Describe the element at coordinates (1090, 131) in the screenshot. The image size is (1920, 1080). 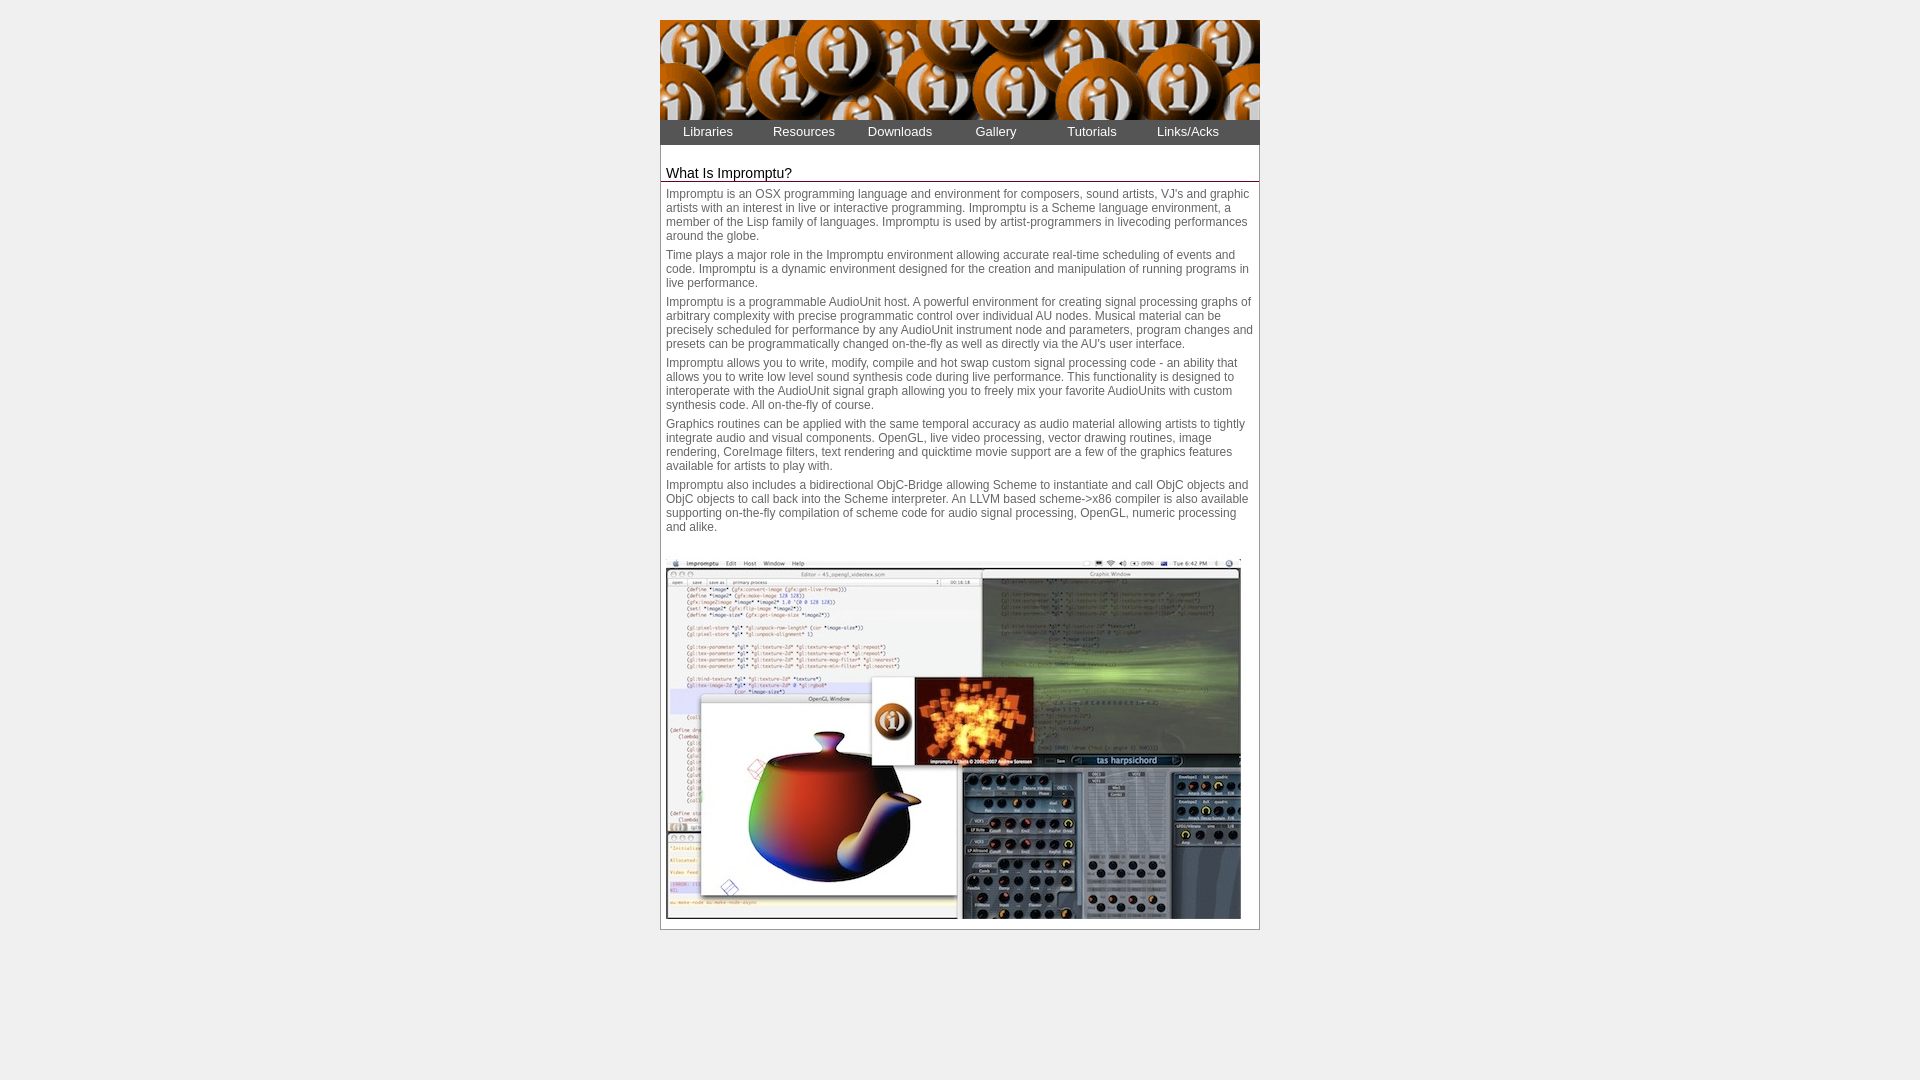
I see `'Tutorials'` at that location.